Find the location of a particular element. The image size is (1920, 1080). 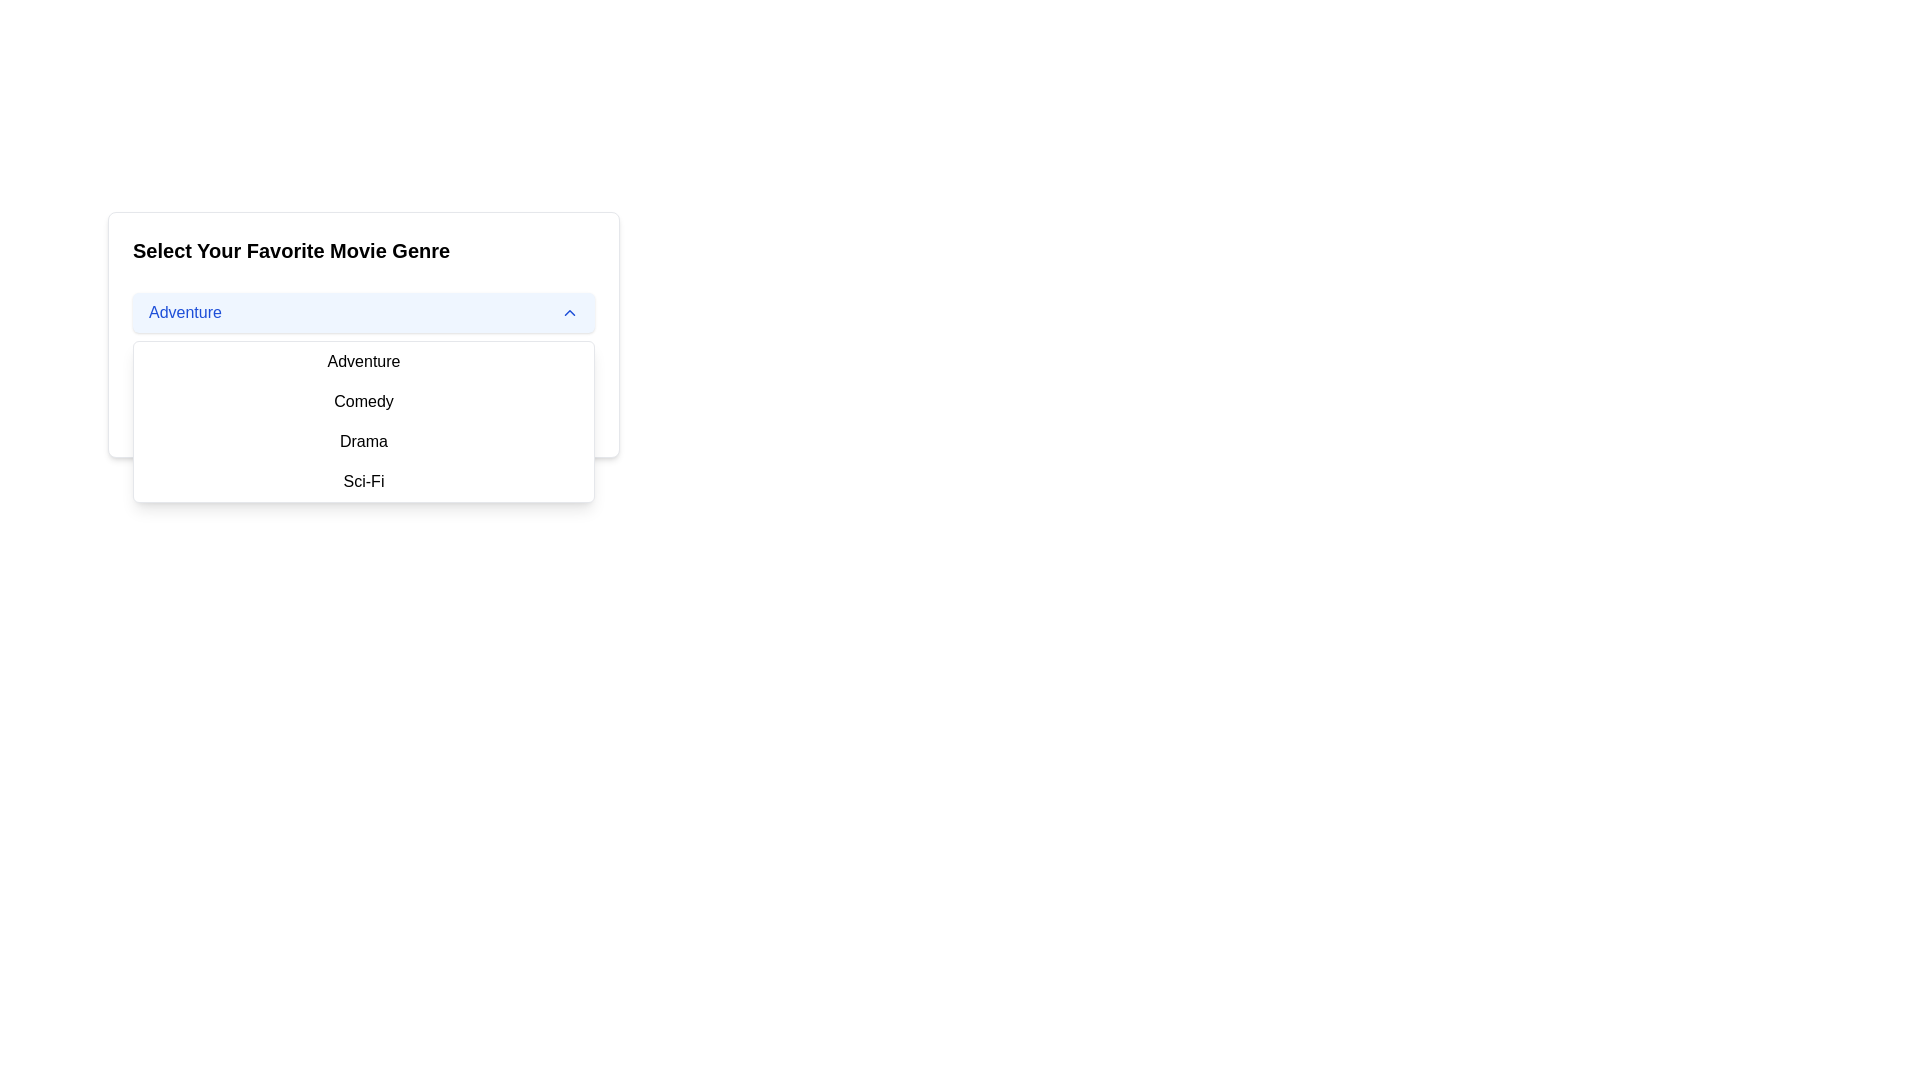

the 'Comedy' selectable option in the dropdown menu is located at coordinates (364, 401).